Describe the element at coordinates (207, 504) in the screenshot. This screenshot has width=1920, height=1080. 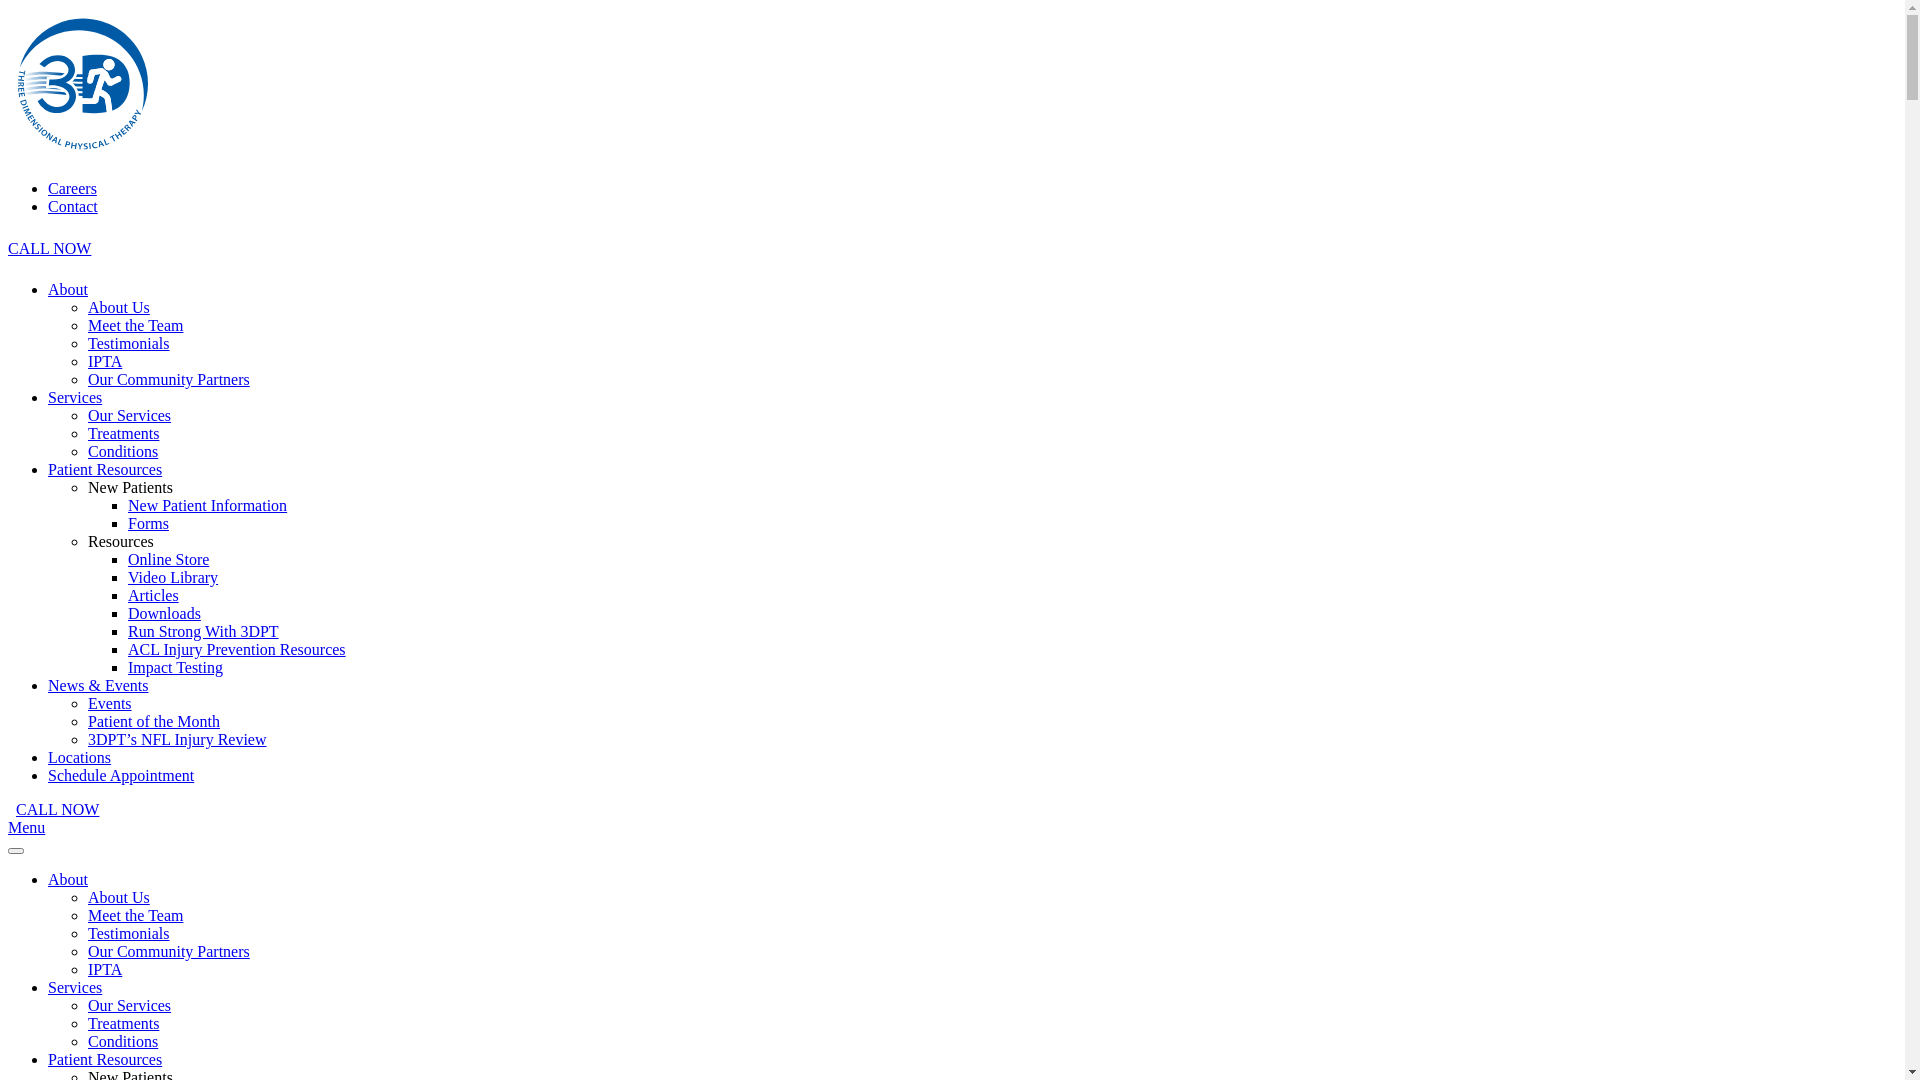
I see `'New Patient Information'` at that location.